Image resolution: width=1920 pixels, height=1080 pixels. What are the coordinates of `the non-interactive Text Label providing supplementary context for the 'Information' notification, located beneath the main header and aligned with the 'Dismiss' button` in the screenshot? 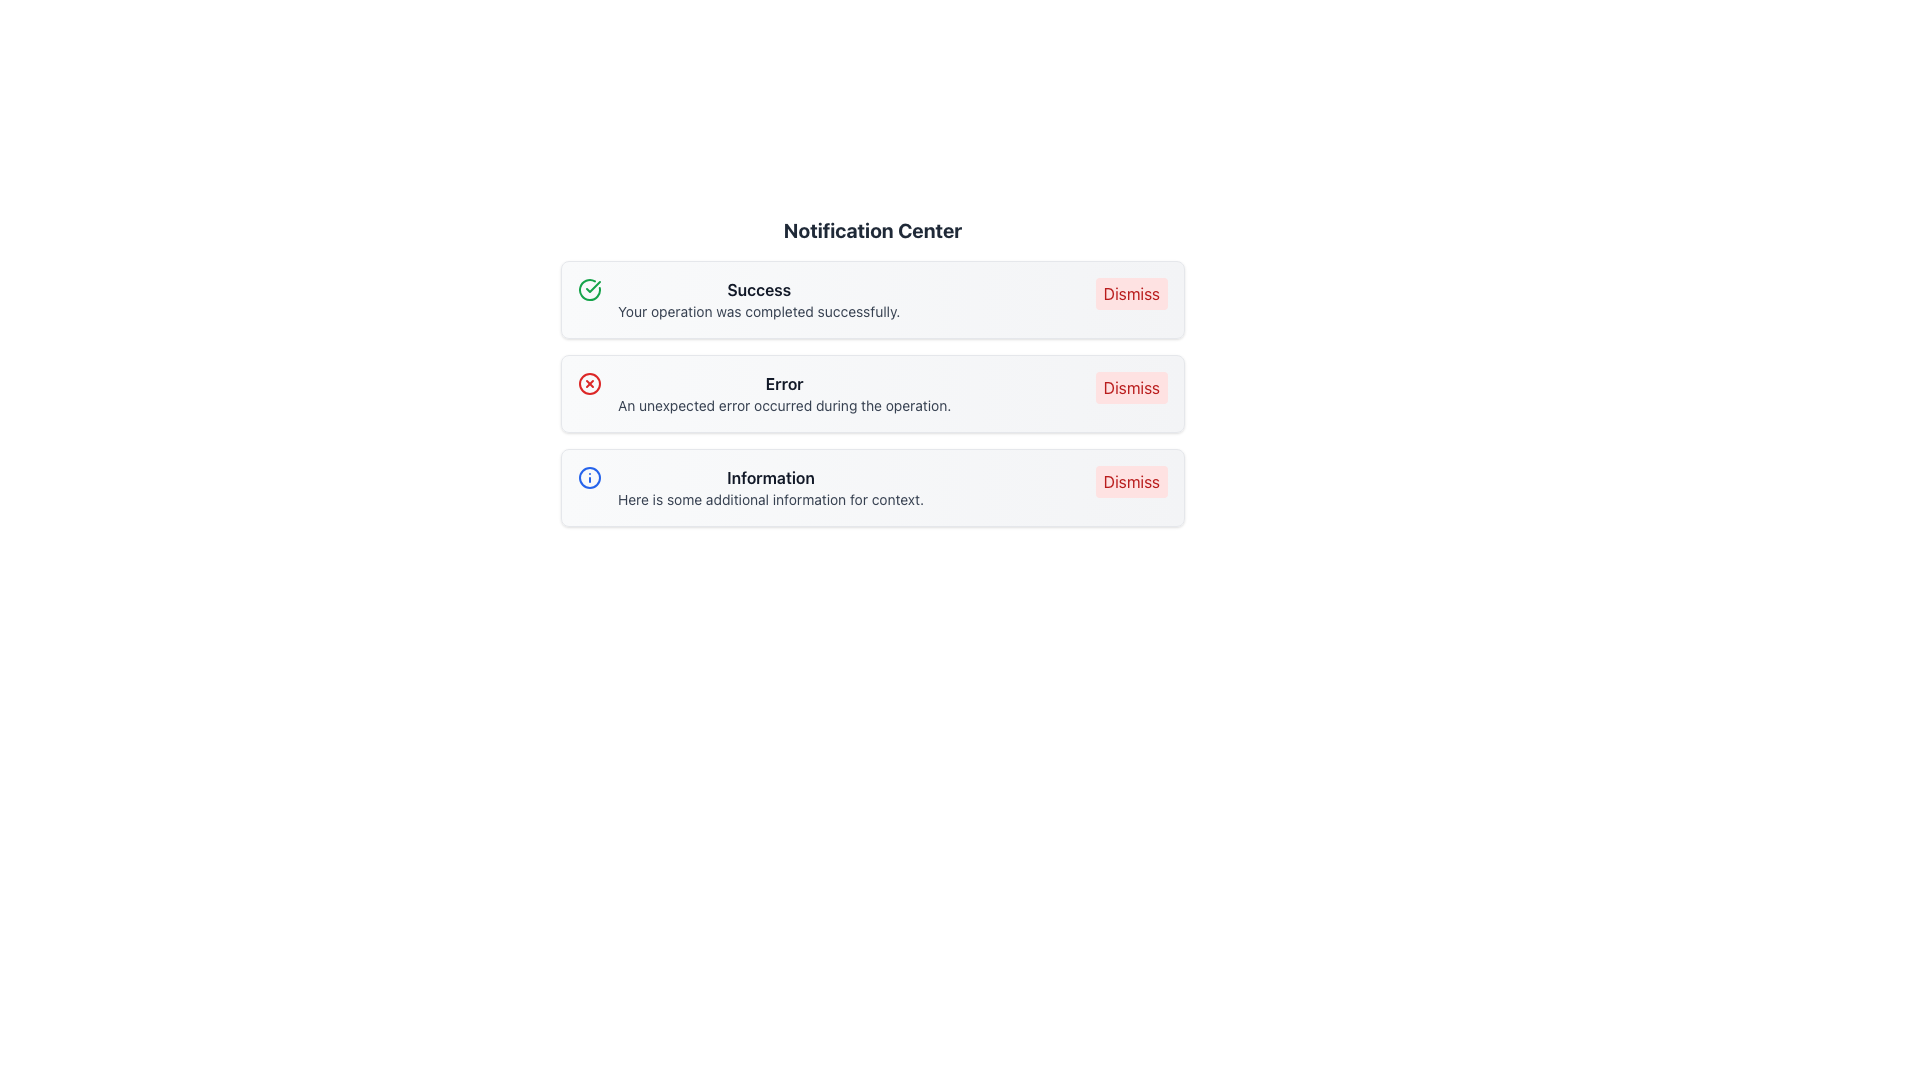 It's located at (770, 499).